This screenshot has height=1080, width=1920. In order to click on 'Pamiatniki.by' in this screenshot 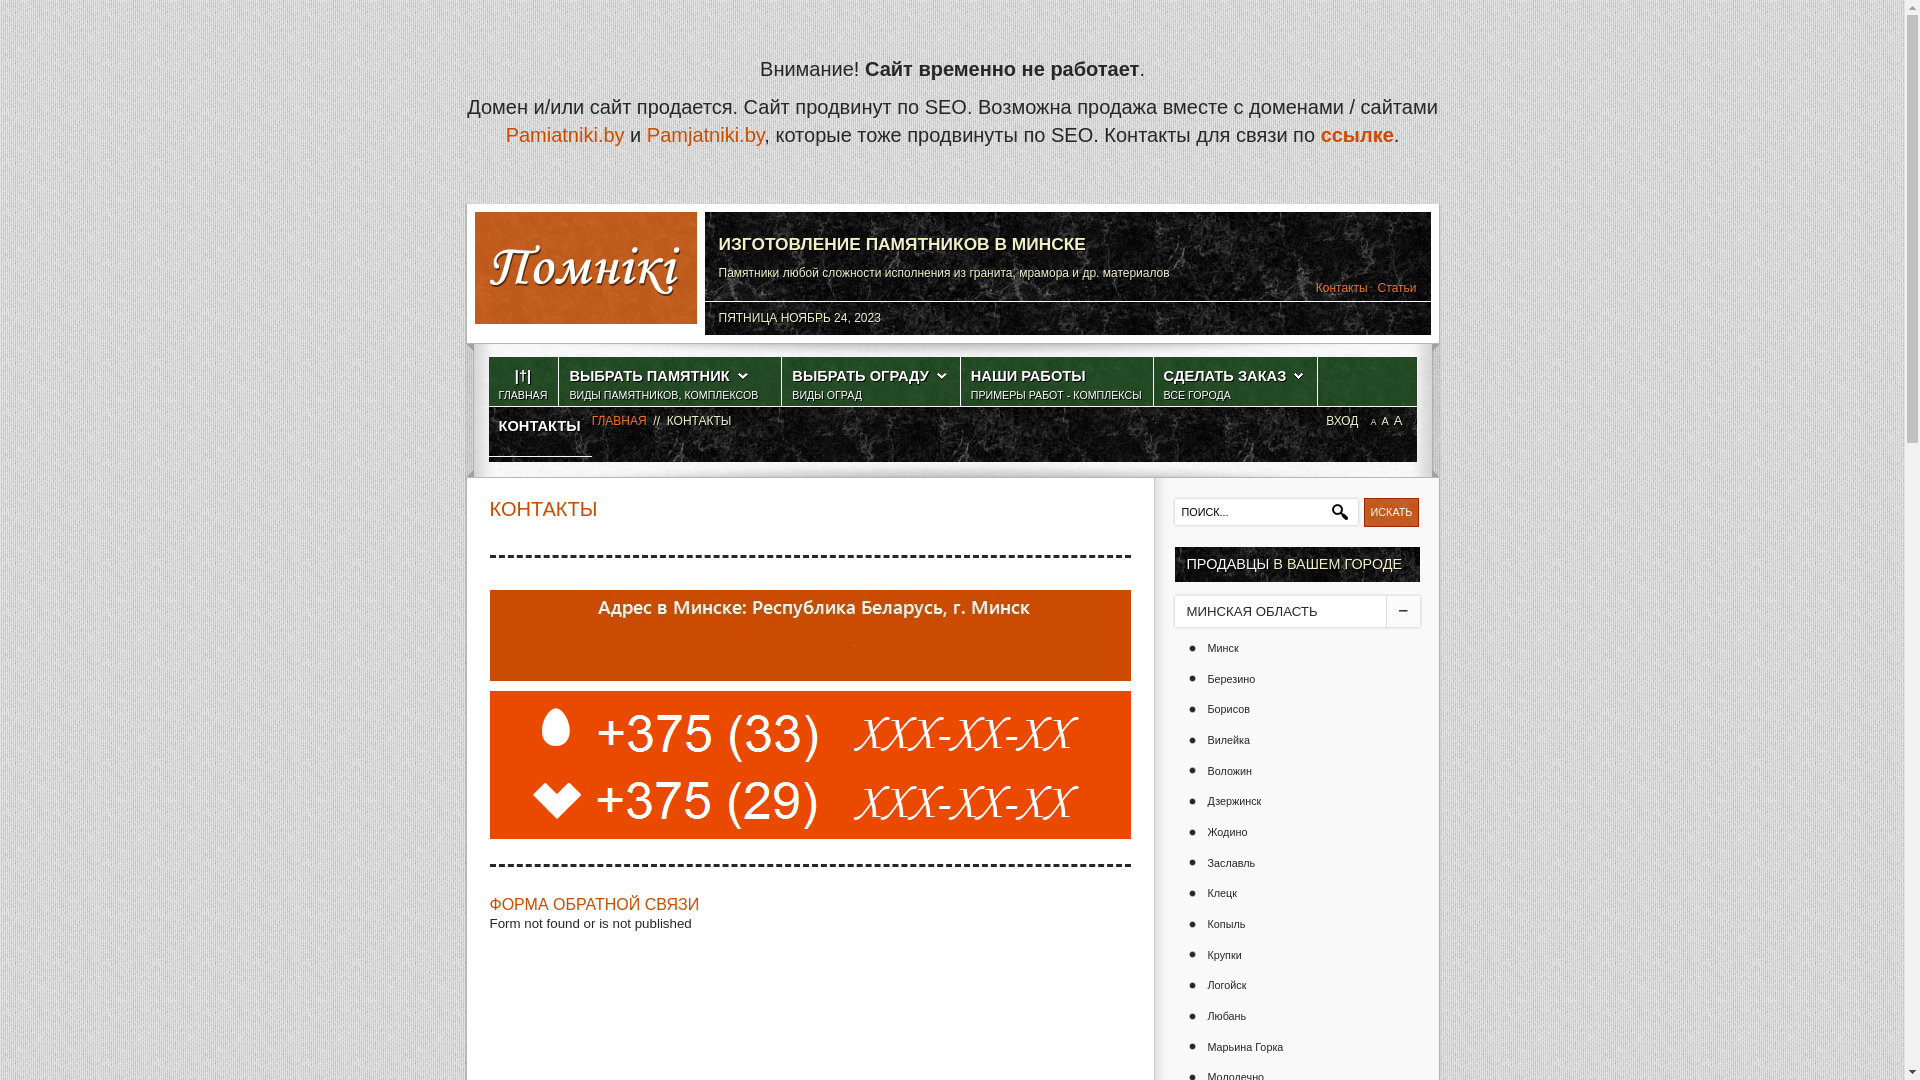, I will do `click(564, 135)`.